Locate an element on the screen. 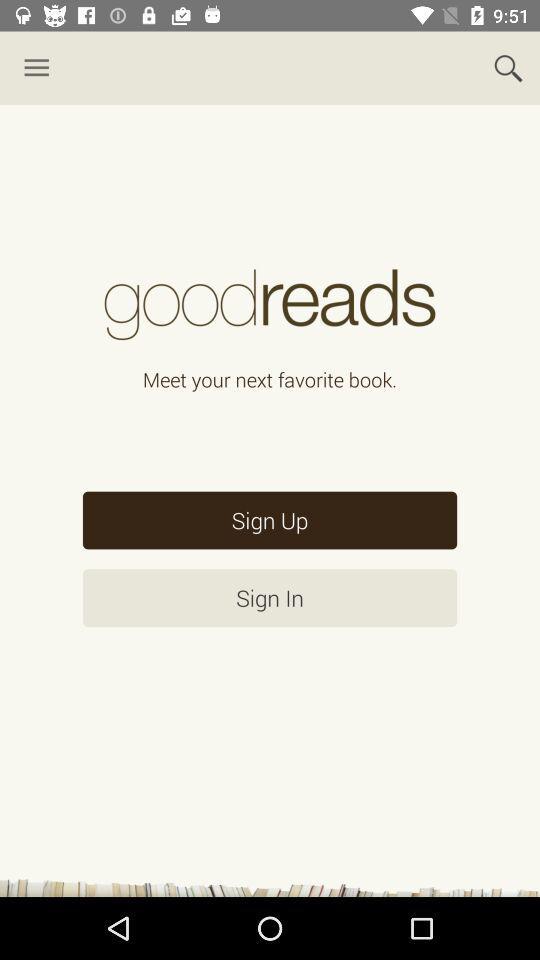 The image size is (540, 960). the item above the sign in is located at coordinates (270, 519).